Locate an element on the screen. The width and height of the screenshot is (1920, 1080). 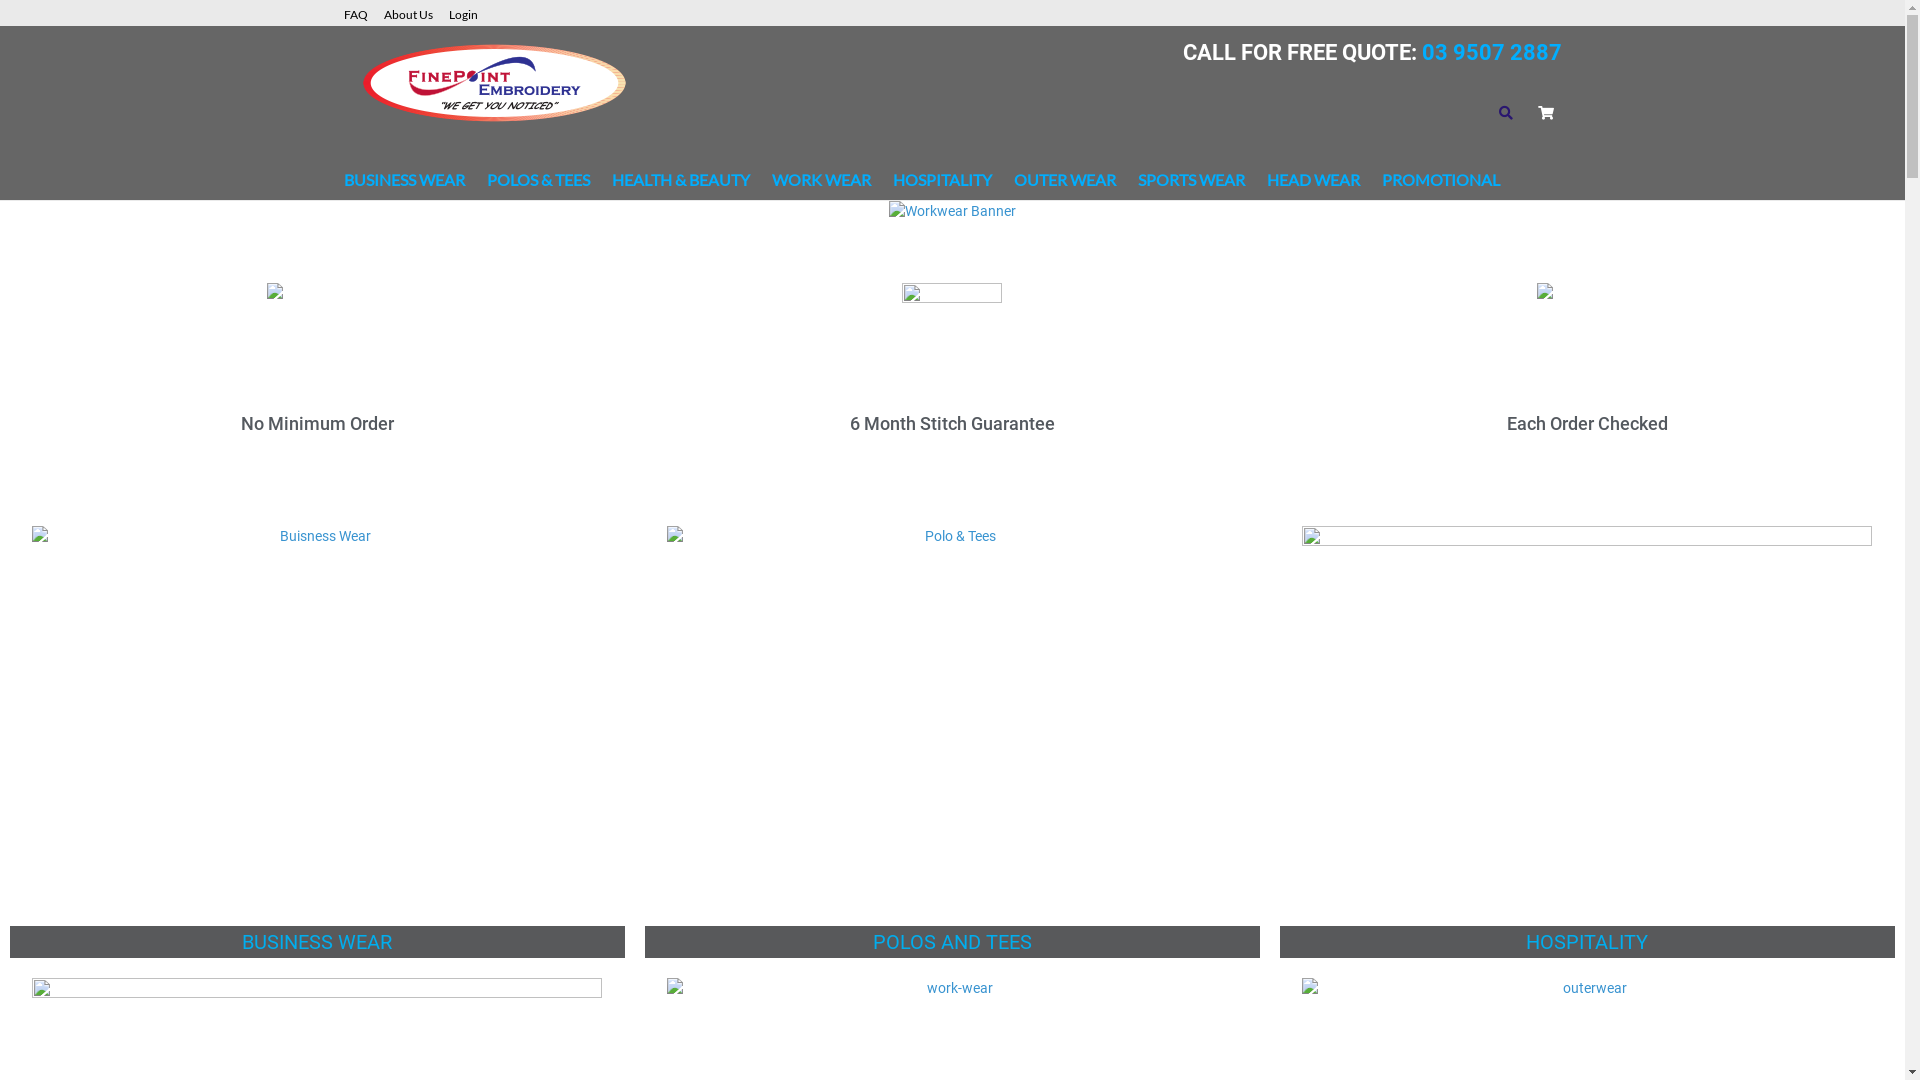
'HEAD WEAR' is located at coordinates (1265, 180).